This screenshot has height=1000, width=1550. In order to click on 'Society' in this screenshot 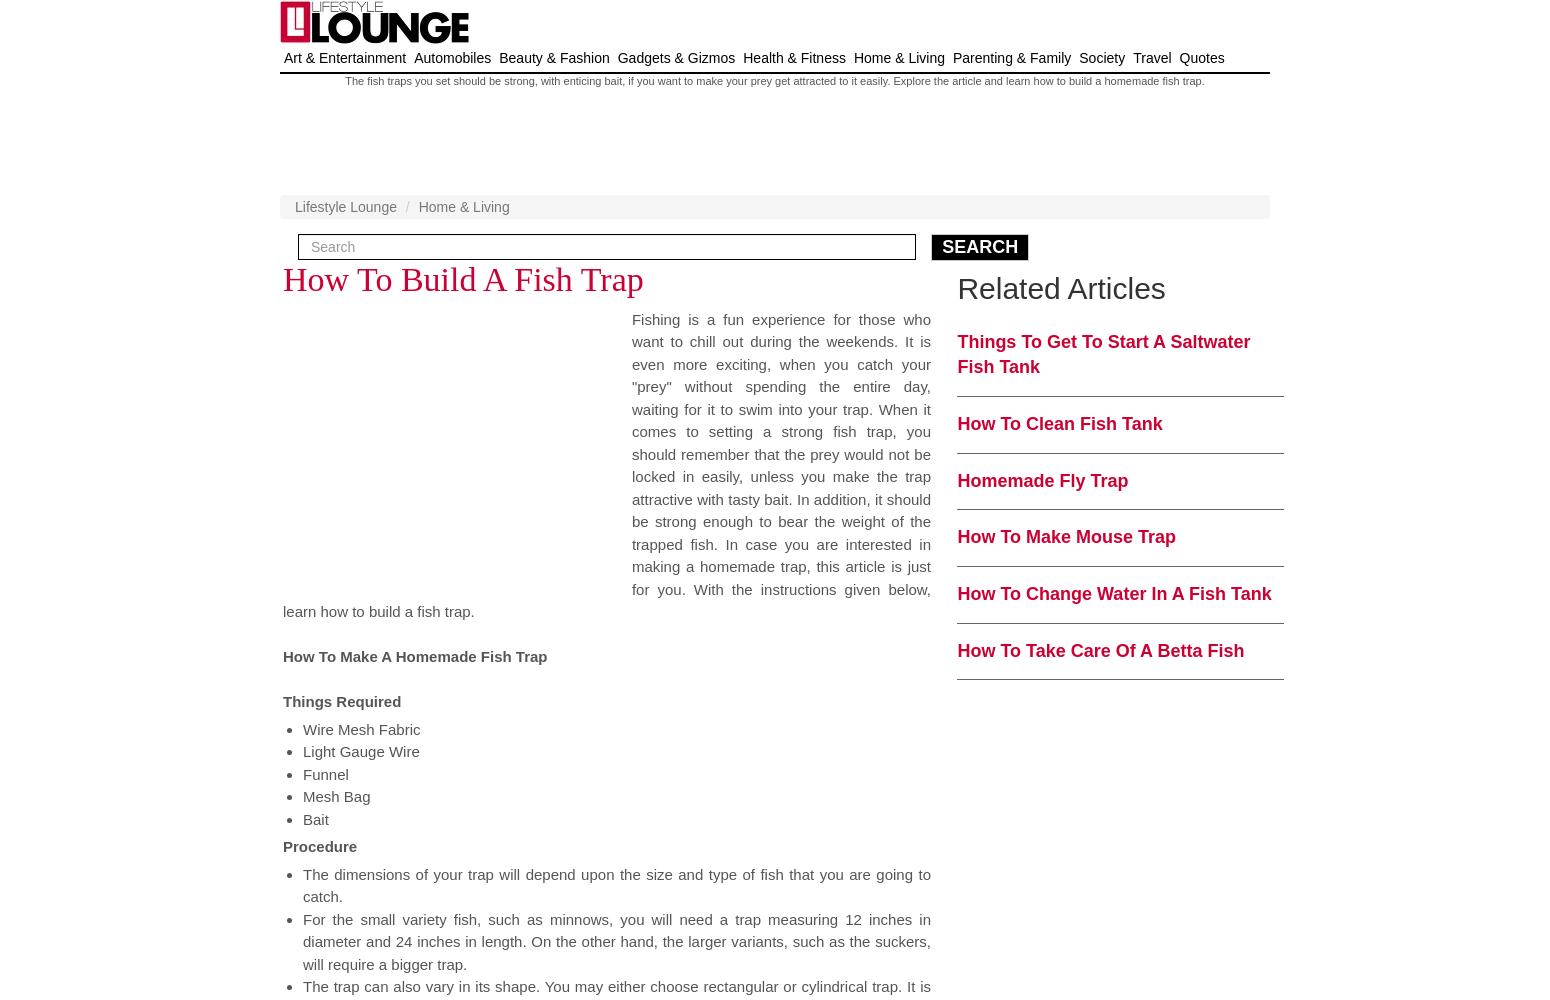, I will do `click(1078, 58)`.